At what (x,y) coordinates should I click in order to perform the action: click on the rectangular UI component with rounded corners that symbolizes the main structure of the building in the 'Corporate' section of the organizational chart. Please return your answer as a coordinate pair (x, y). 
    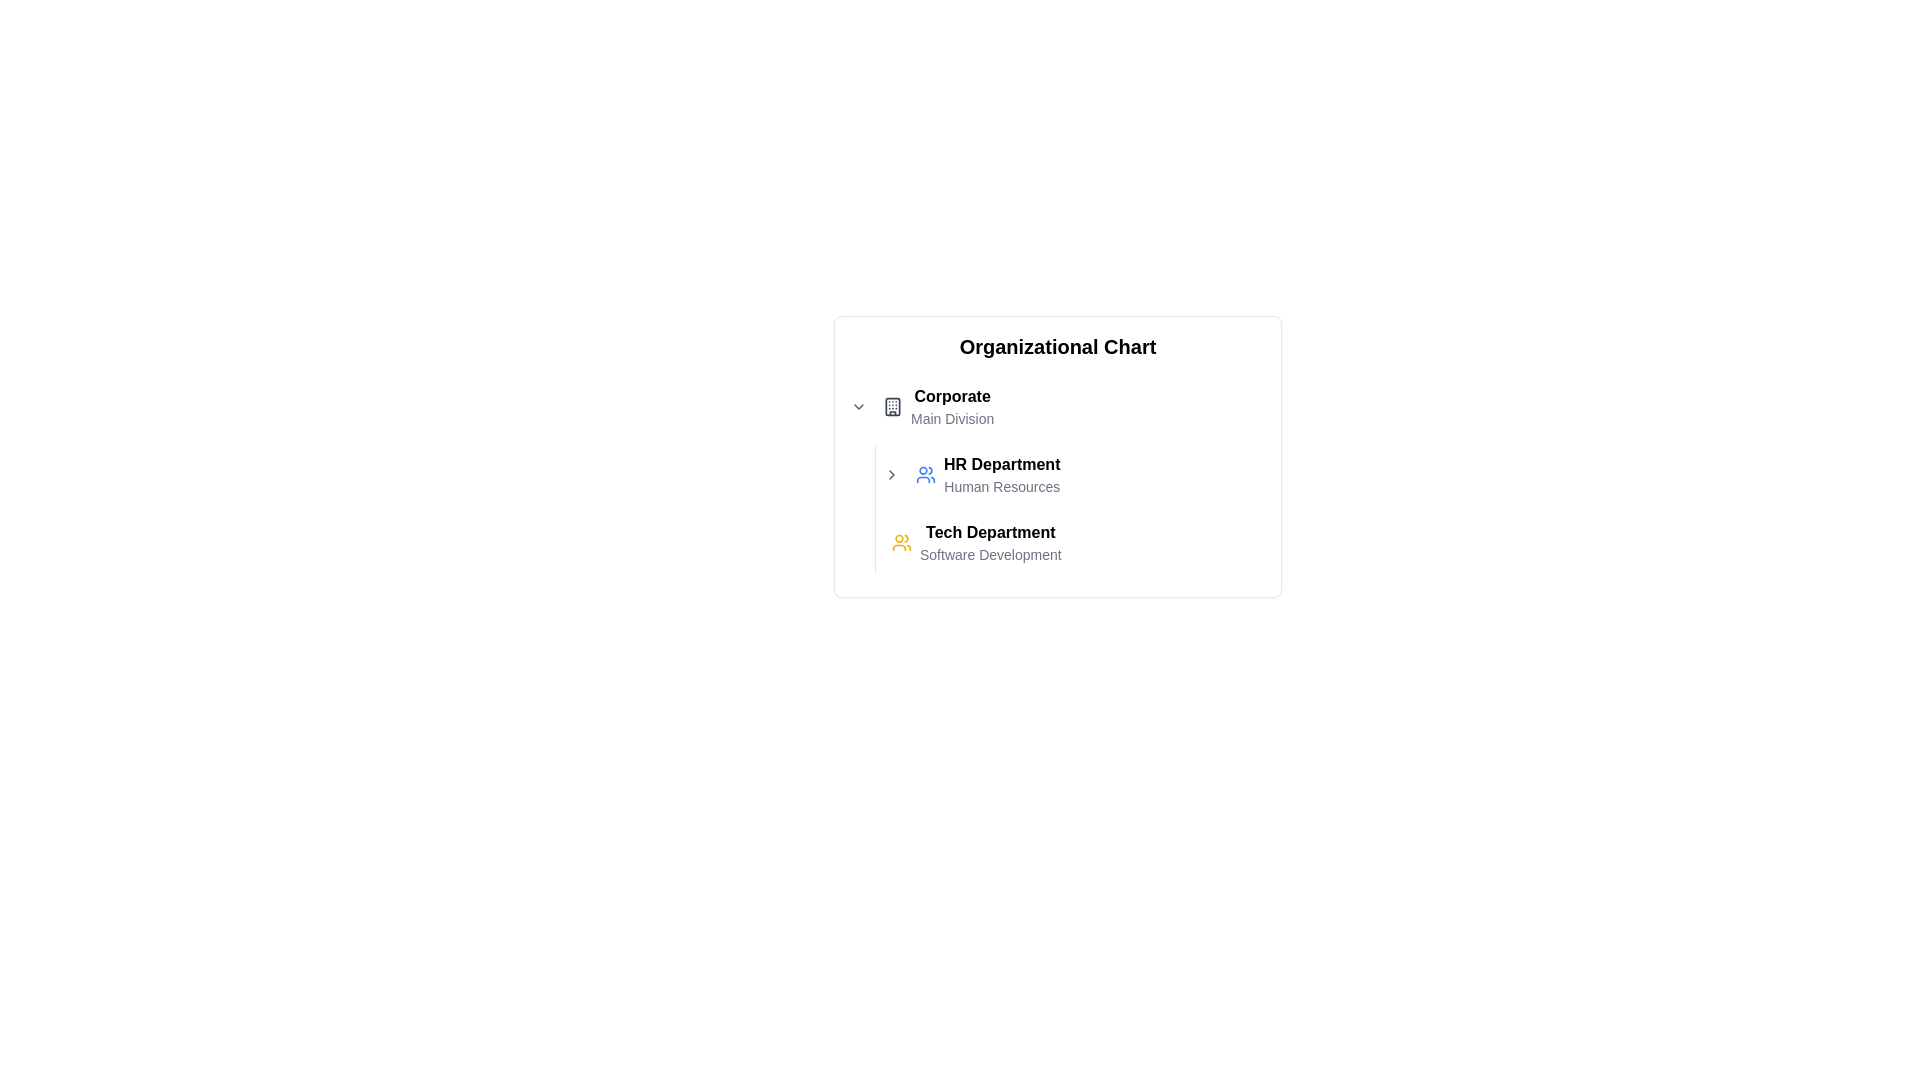
    Looking at the image, I should click on (891, 406).